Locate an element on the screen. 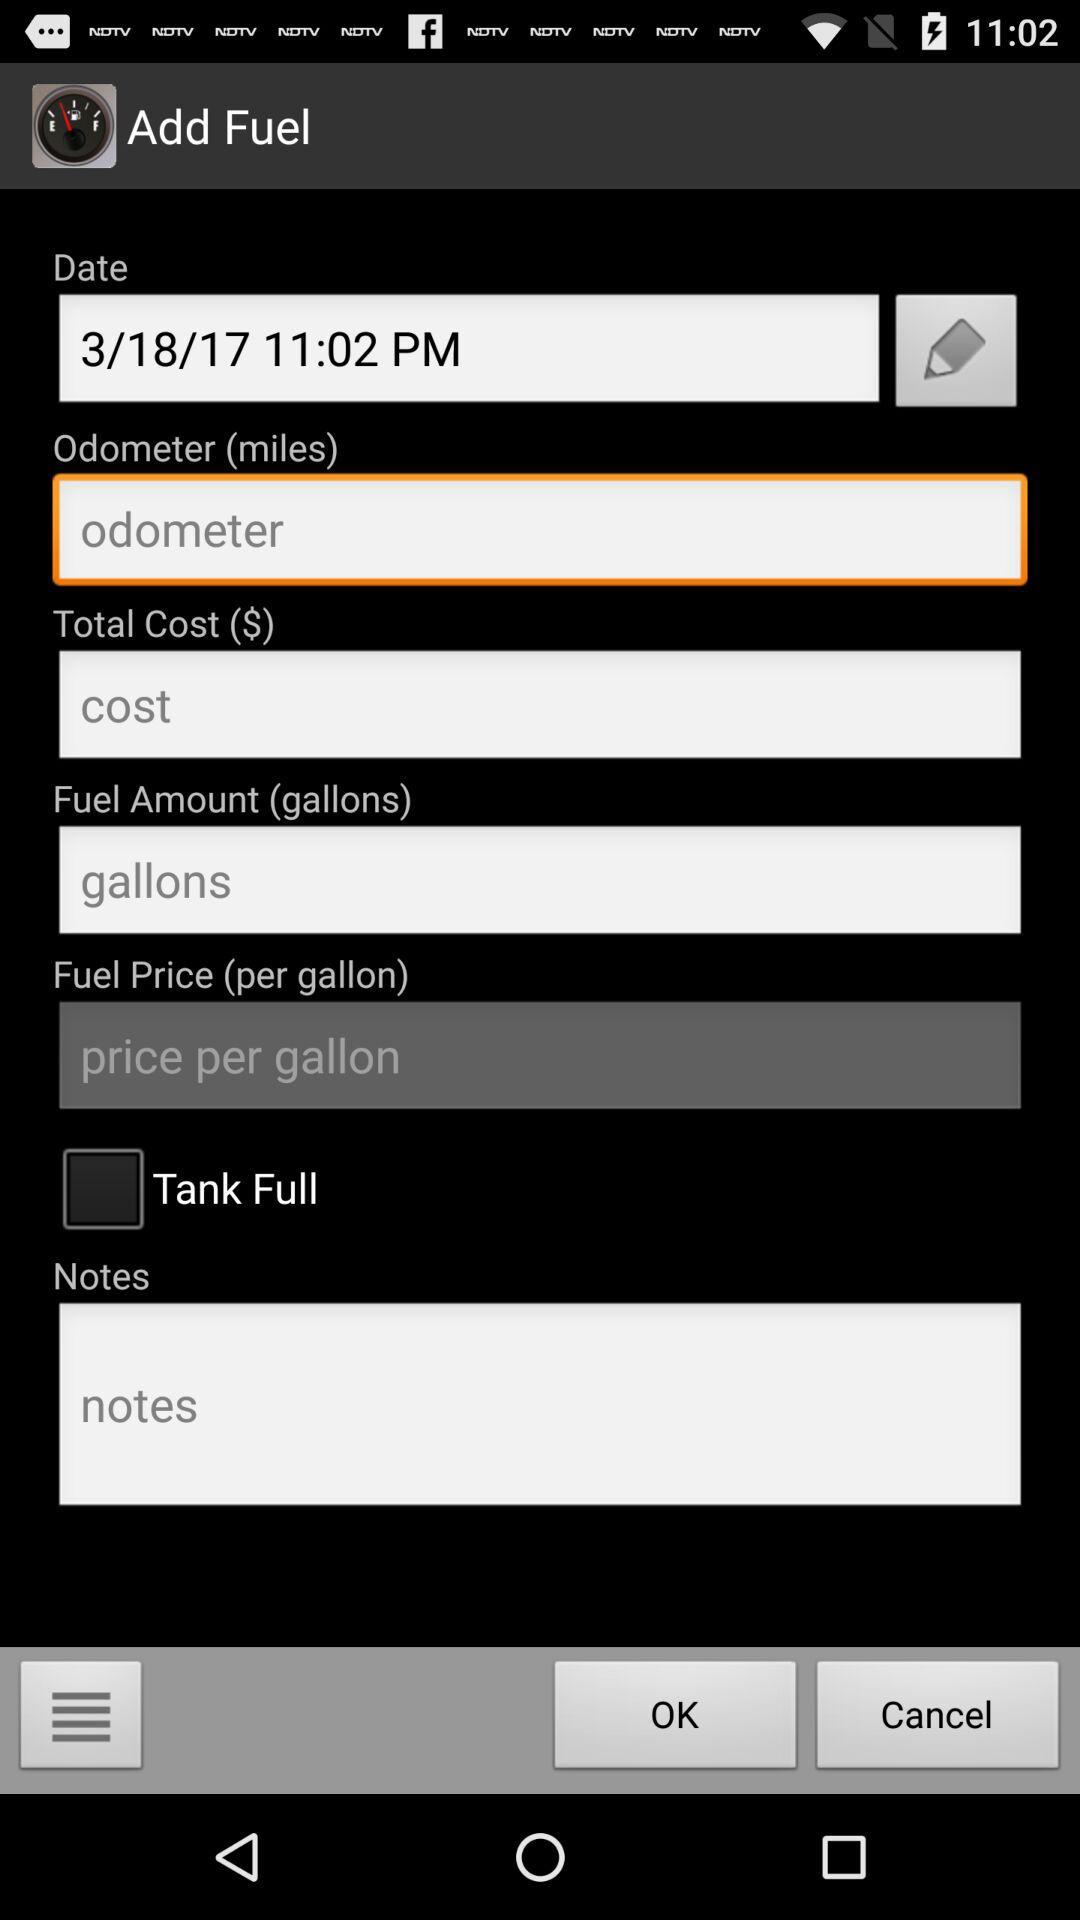  notes is located at coordinates (540, 1409).